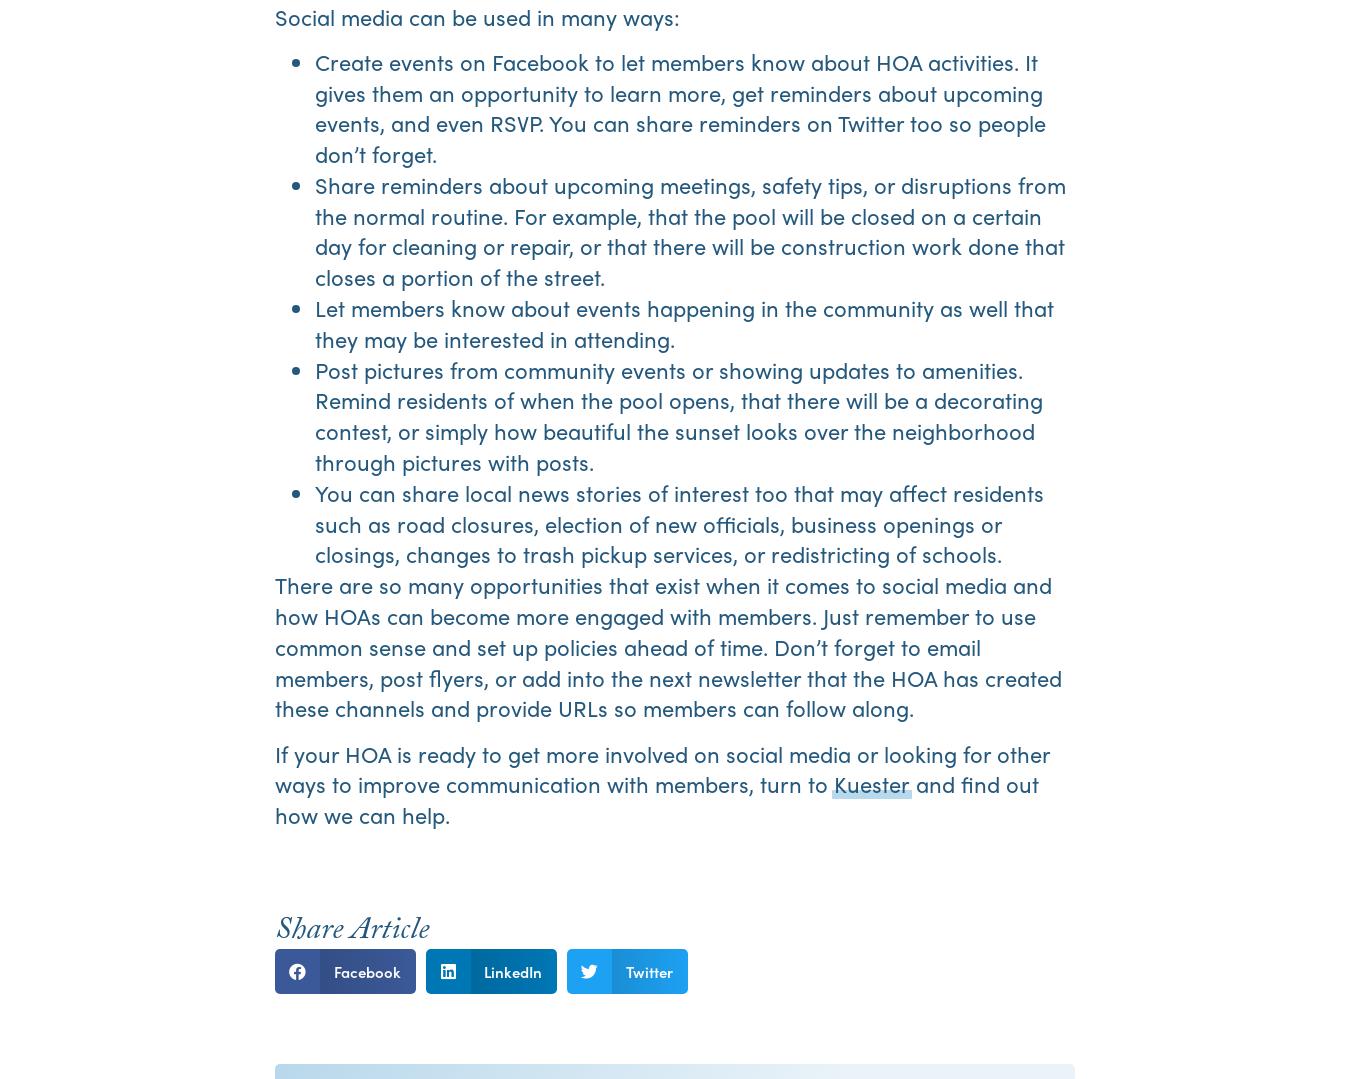  I want to click on 'Facebook', so click(366, 969).